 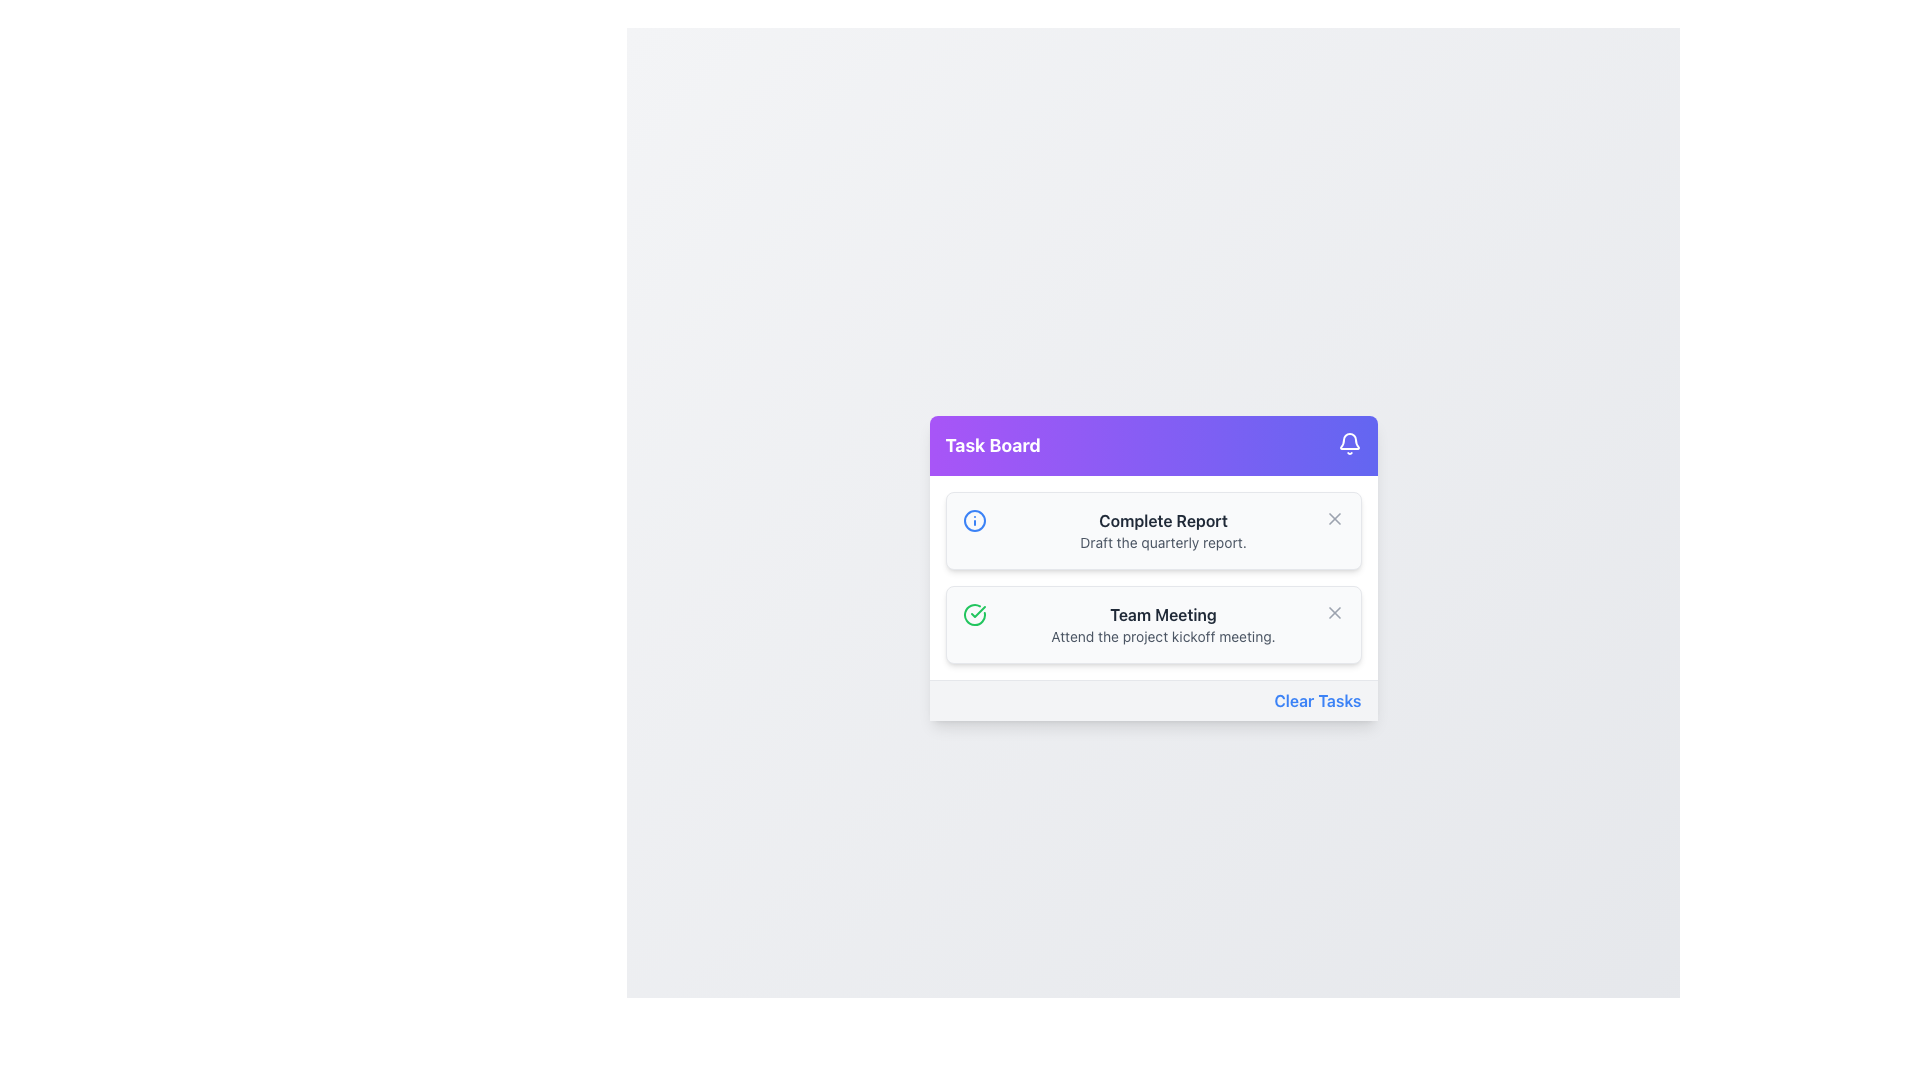 I want to click on the icon located to the left of the text block within the 'Complete Report' card, which serves as a visual indicator for status, so click(x=974, y=519).